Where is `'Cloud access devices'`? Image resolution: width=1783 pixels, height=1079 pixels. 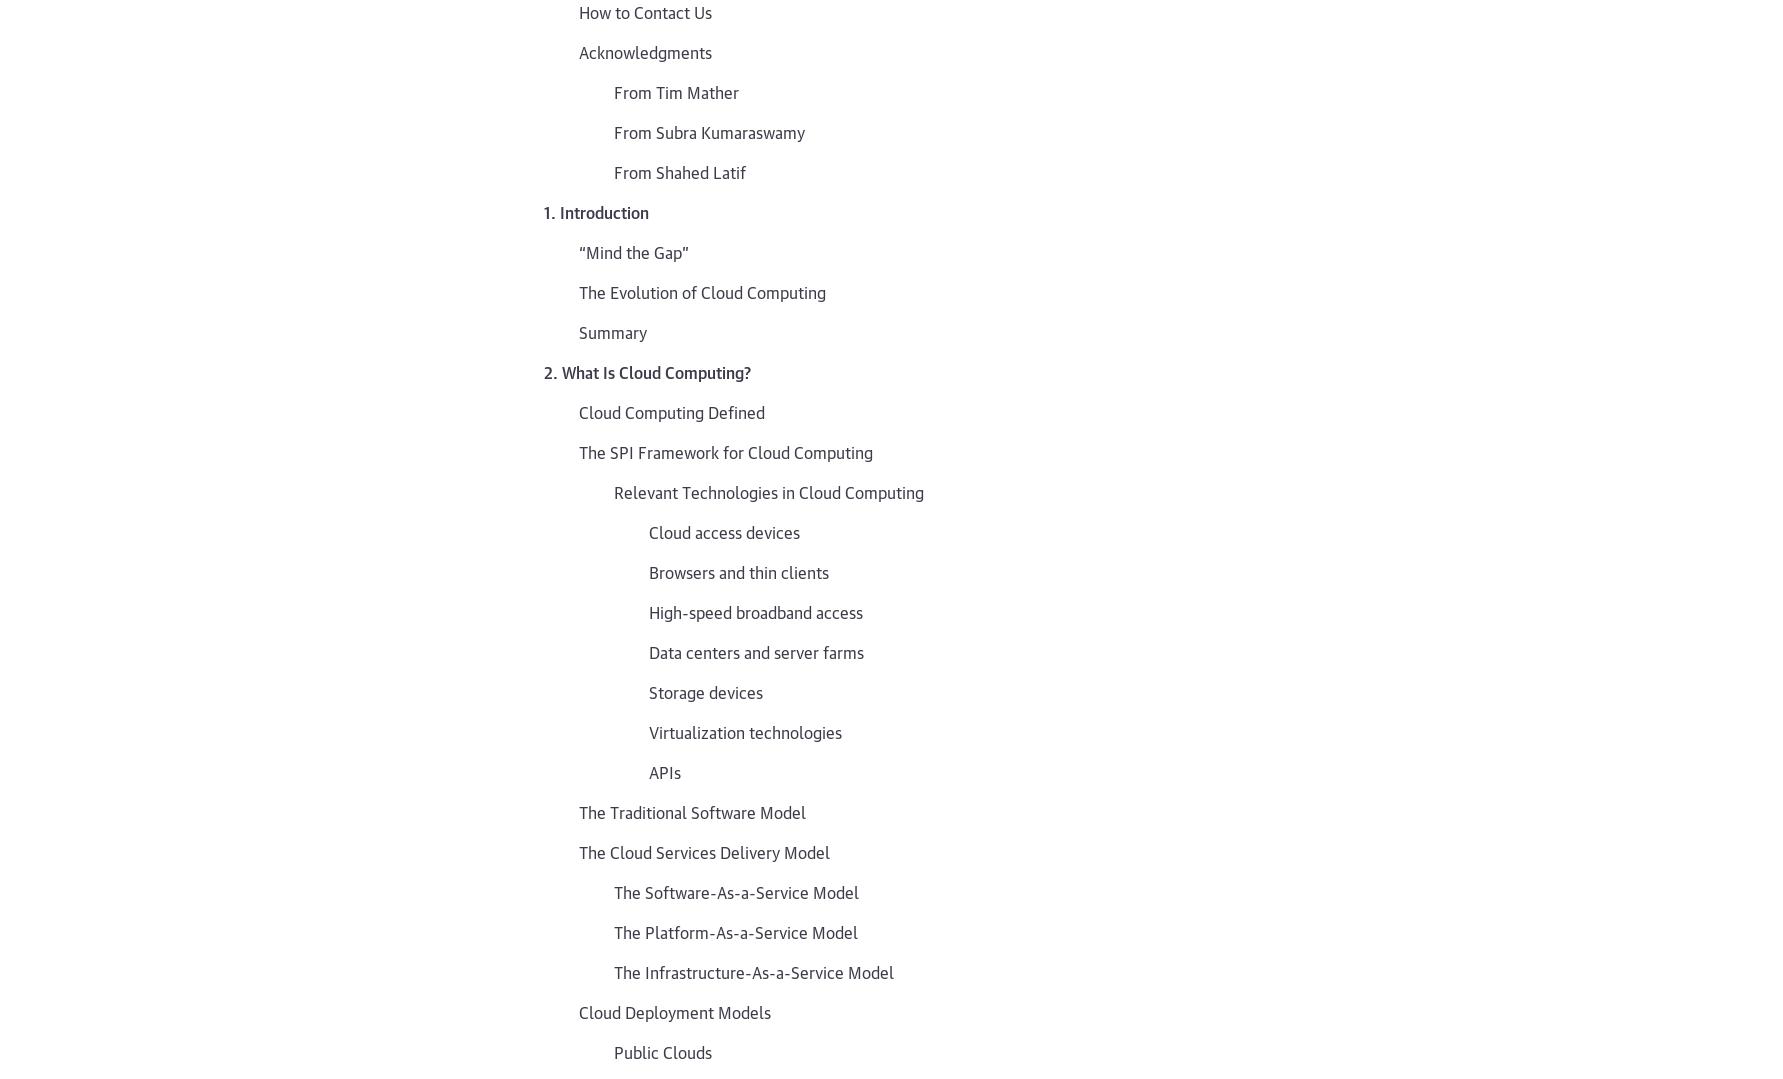
'Cloud access devices' is located at coordinates (723, 530).